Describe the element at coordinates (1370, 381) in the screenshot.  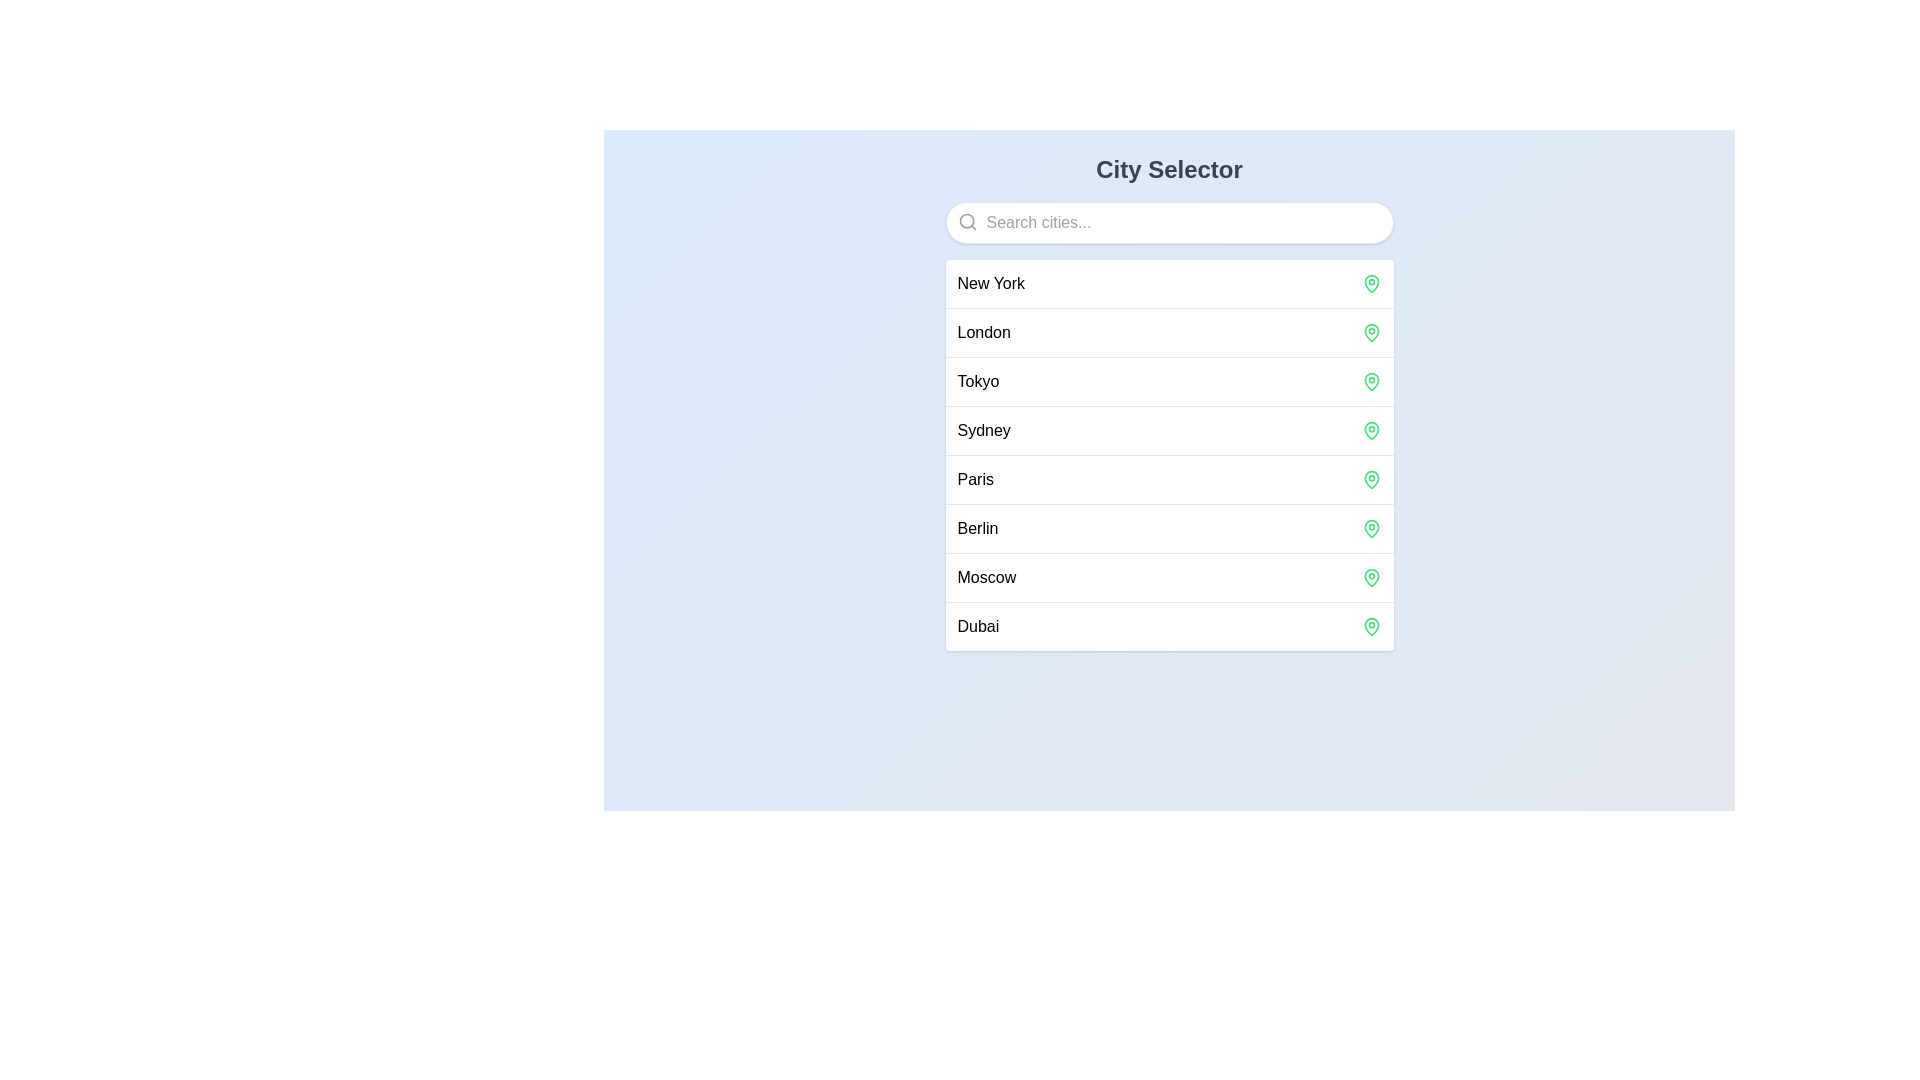
I see `the pin-shaped icon with a green outline and white fill, which is the third icon in the vertical list next to the text 'Tokyo', for context` at that location.